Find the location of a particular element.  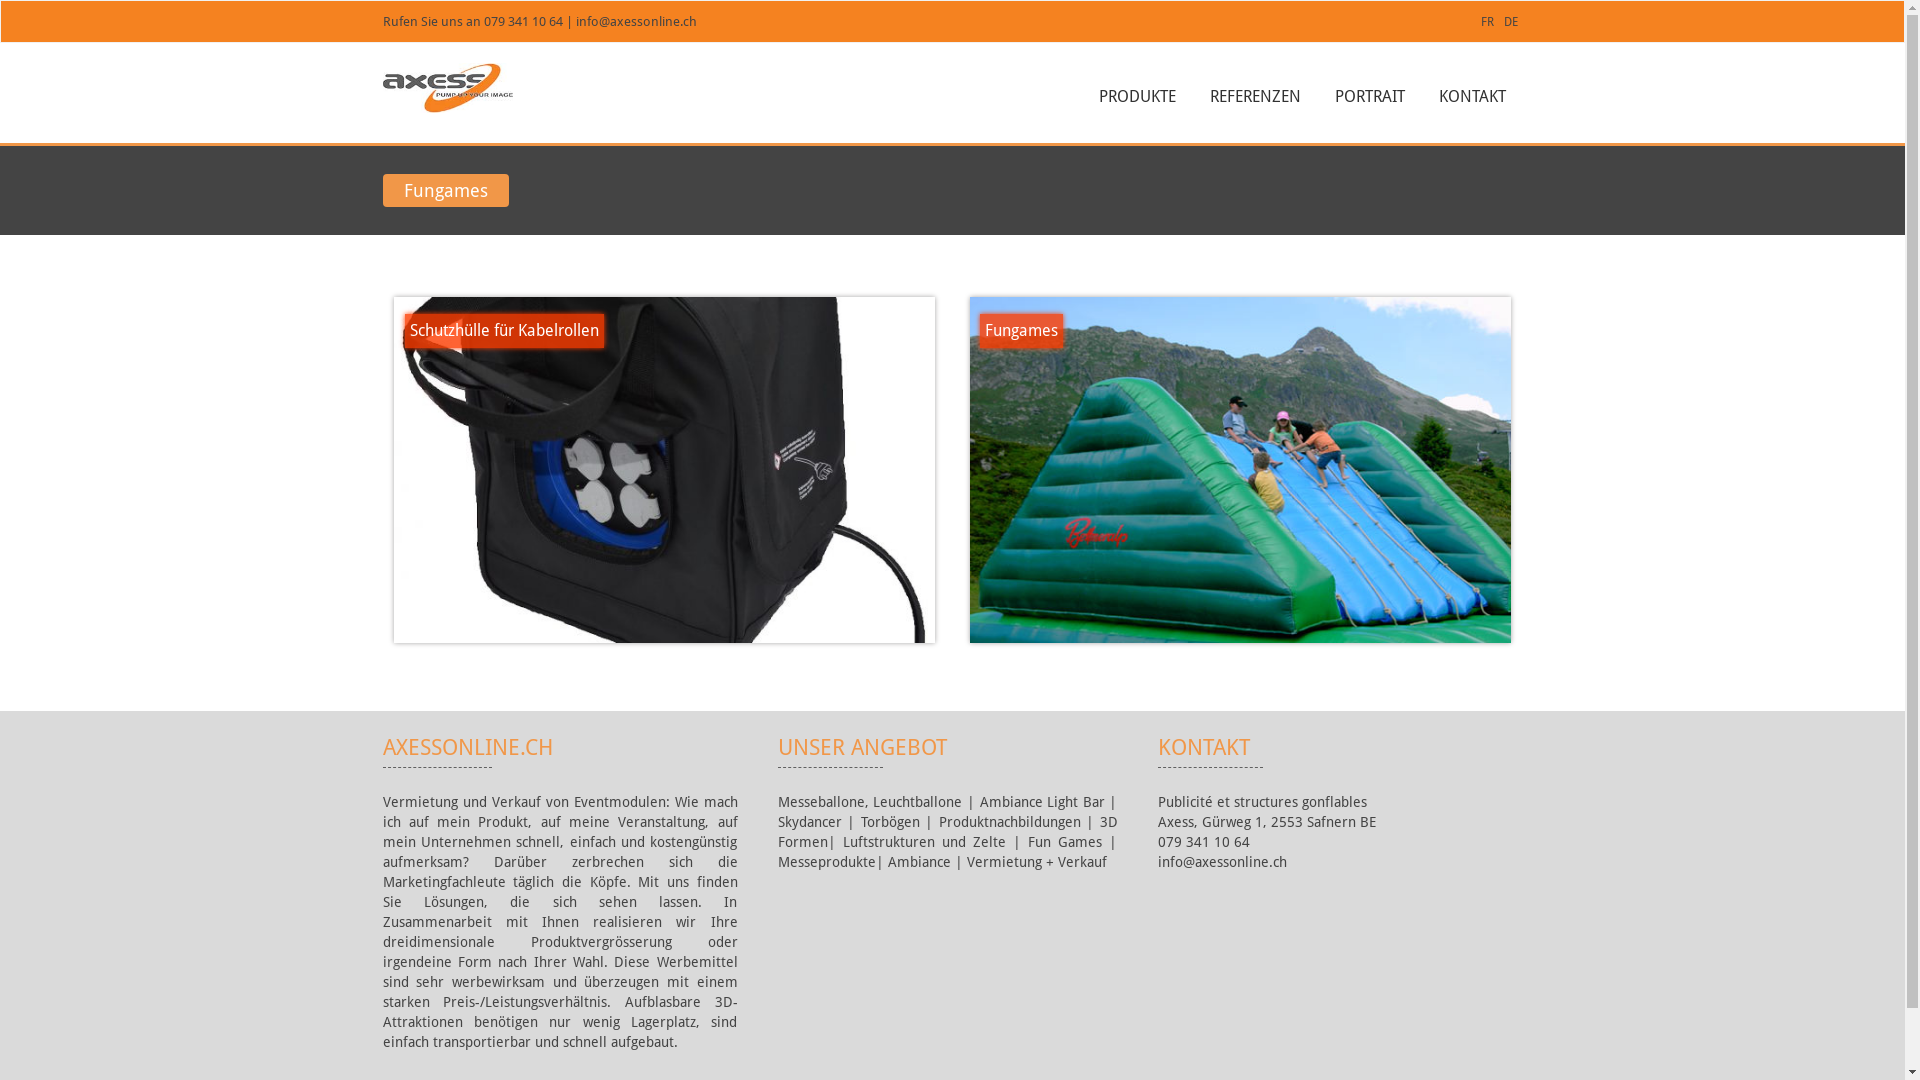

'info@axessonline.ch' is located at coordinates (1221, 860).